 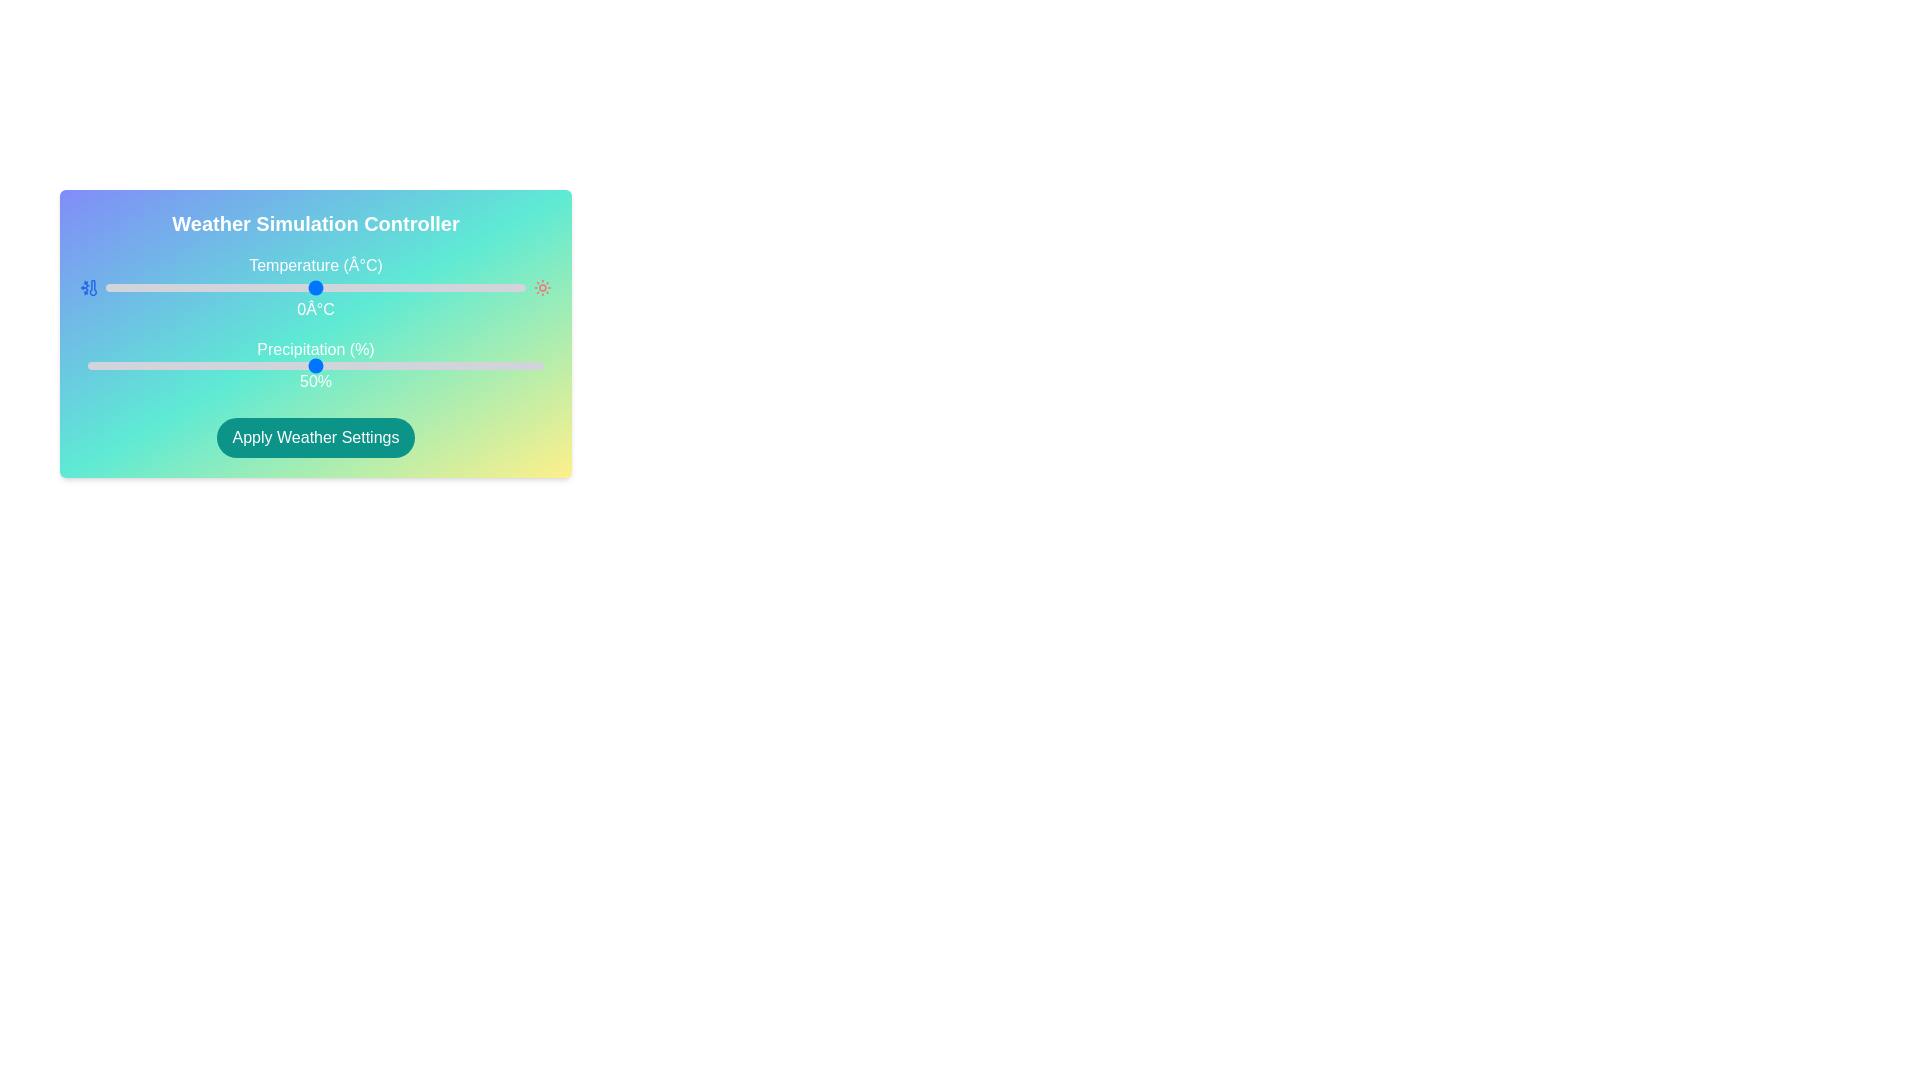 I want to click on the temperature slider to 28°C, so click(x=432, y=288).